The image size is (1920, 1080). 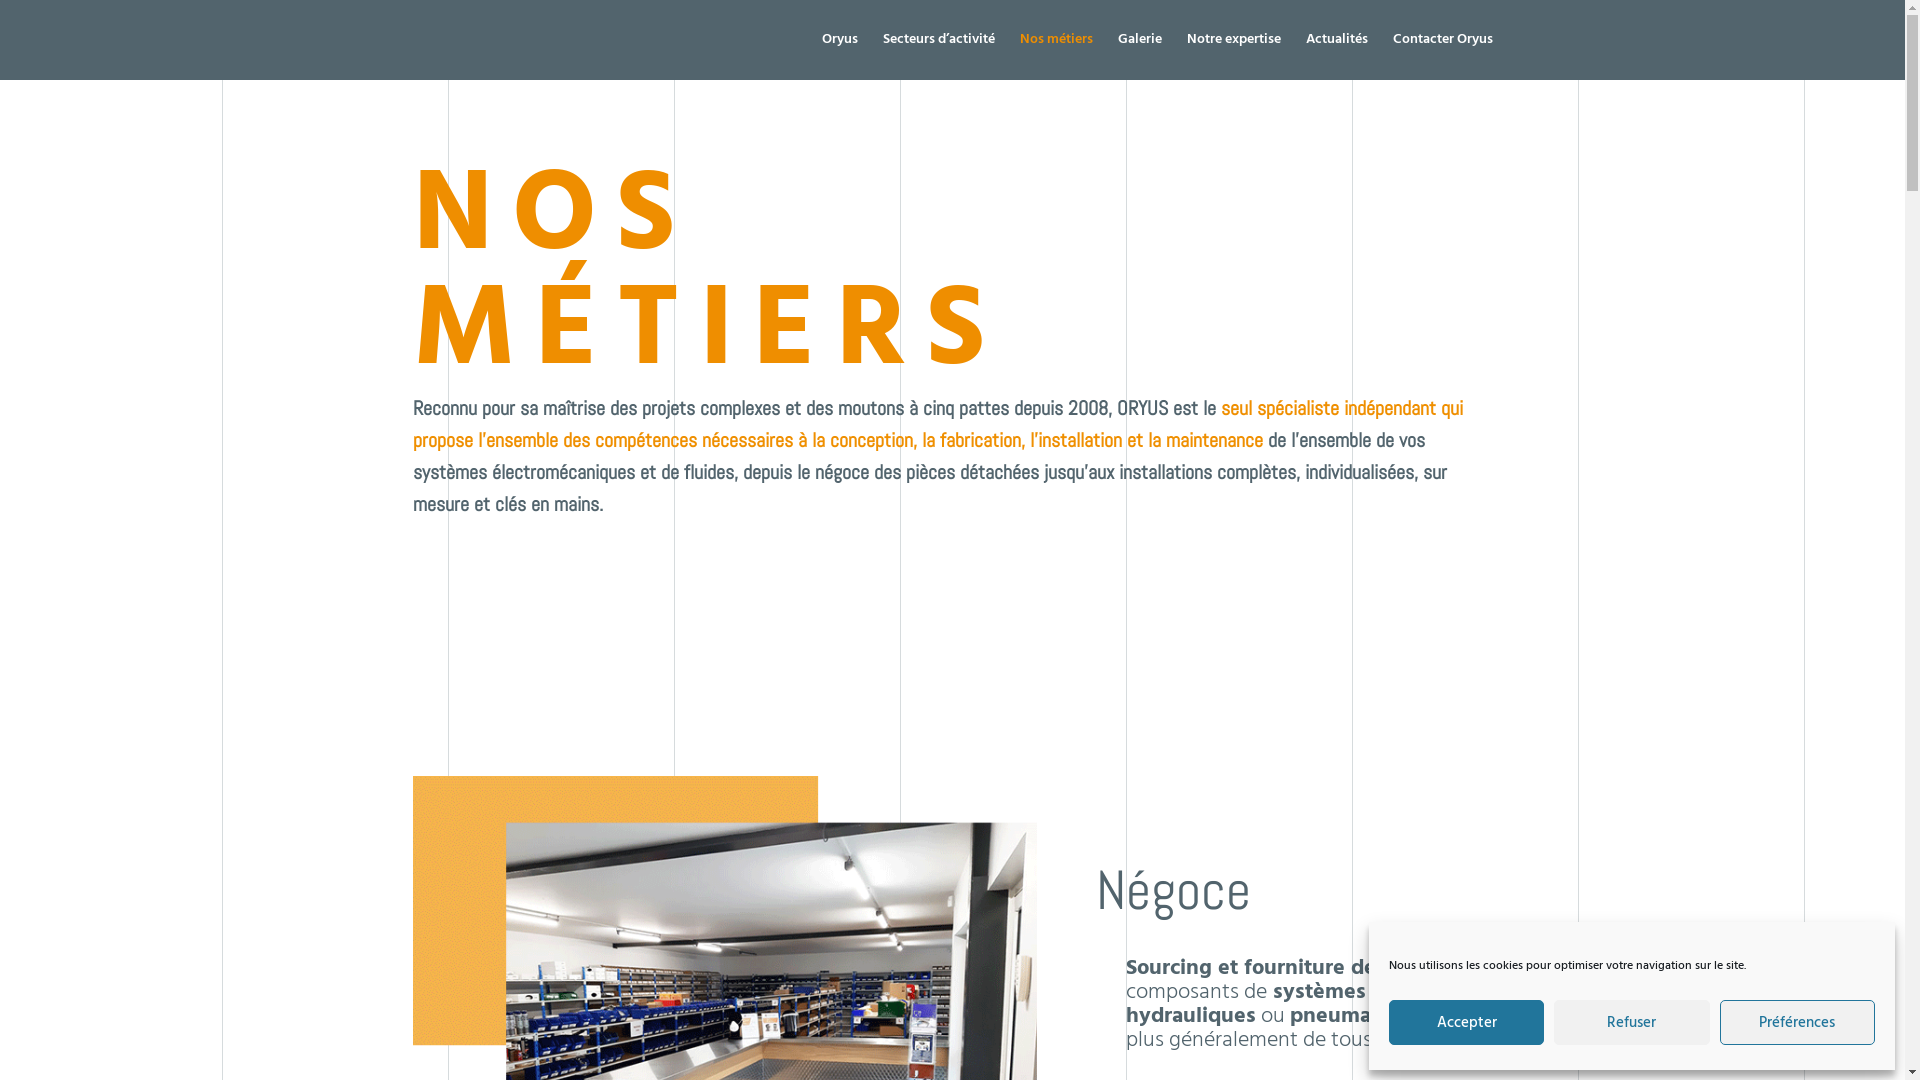 What do you see at coordinates (1441, 55) in the screenshot?
I see `'Contacter Oryus'` at bounding box center [1441, 55].